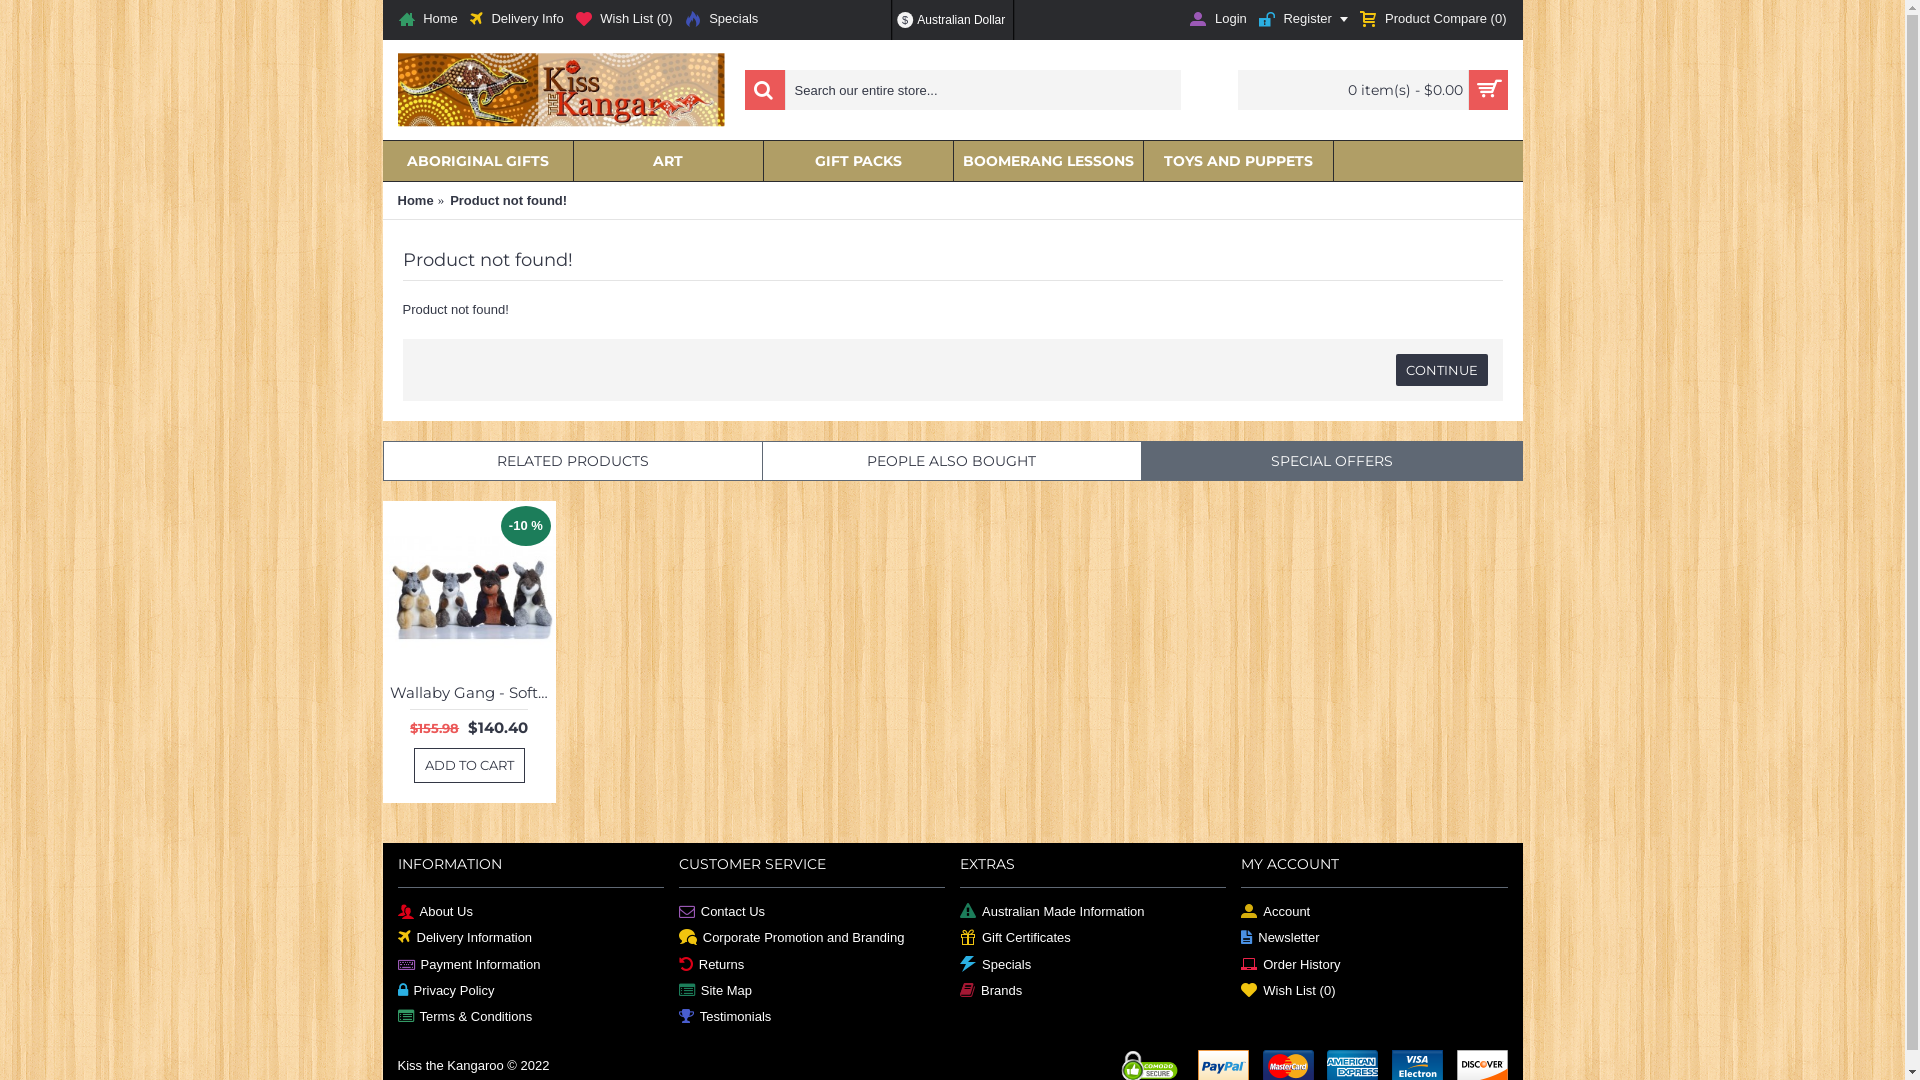 This screenshot has width=1920, height=1080. What do you see at coordinates (1184, 19) in the screenshot?
I see `'Login'` at bounding box center [1184, 19].